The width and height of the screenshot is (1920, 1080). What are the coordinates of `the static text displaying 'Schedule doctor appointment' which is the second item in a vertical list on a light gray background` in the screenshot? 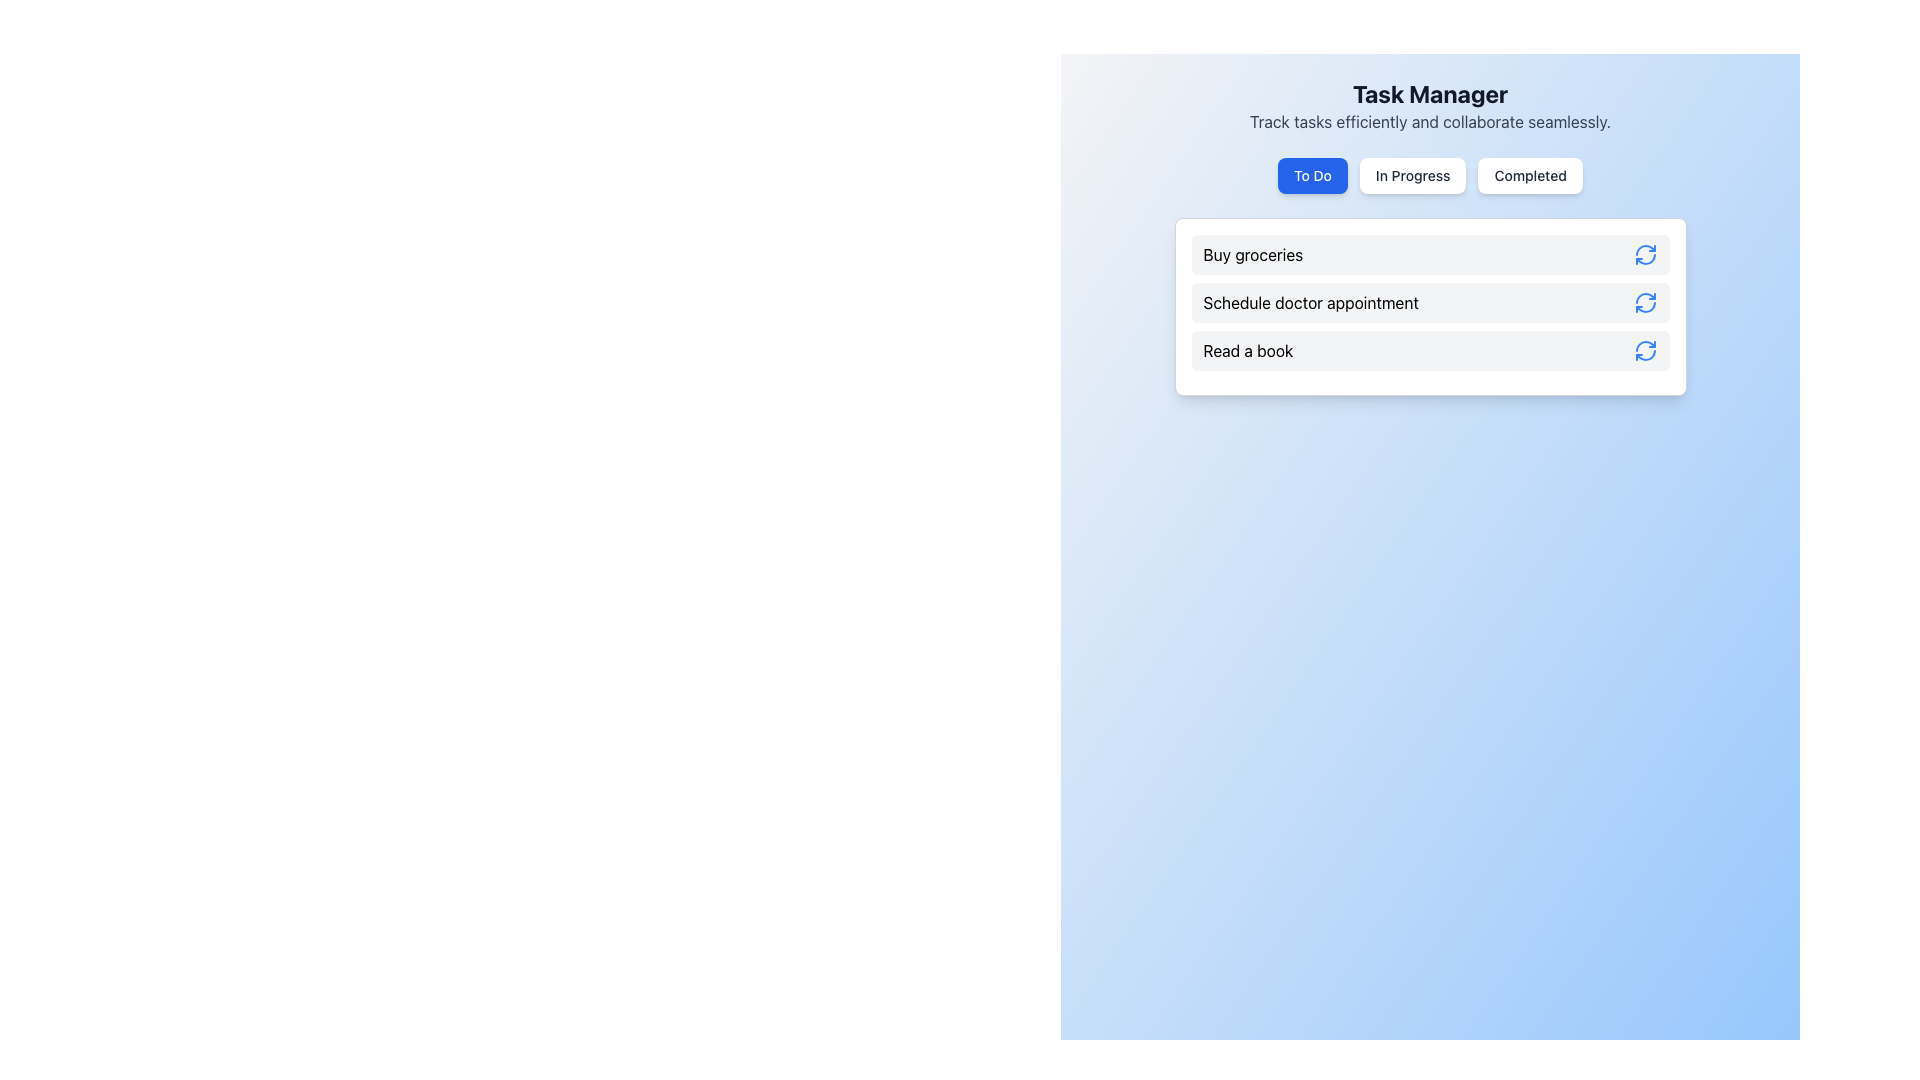 It's located at (1311, 303).